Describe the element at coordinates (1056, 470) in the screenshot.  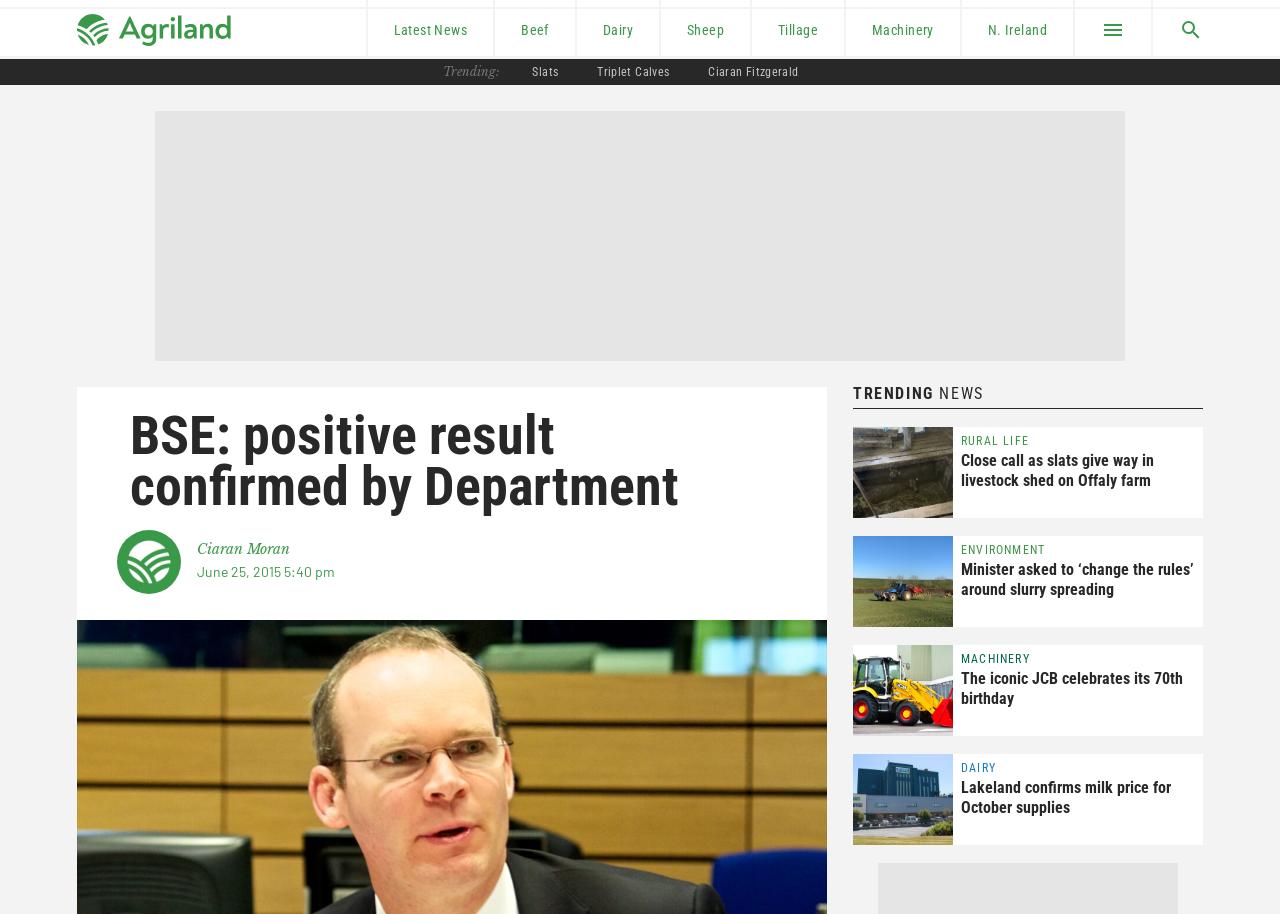
I see `'Close call as slats give way in livestock shed on Offaly farm'` at that location.